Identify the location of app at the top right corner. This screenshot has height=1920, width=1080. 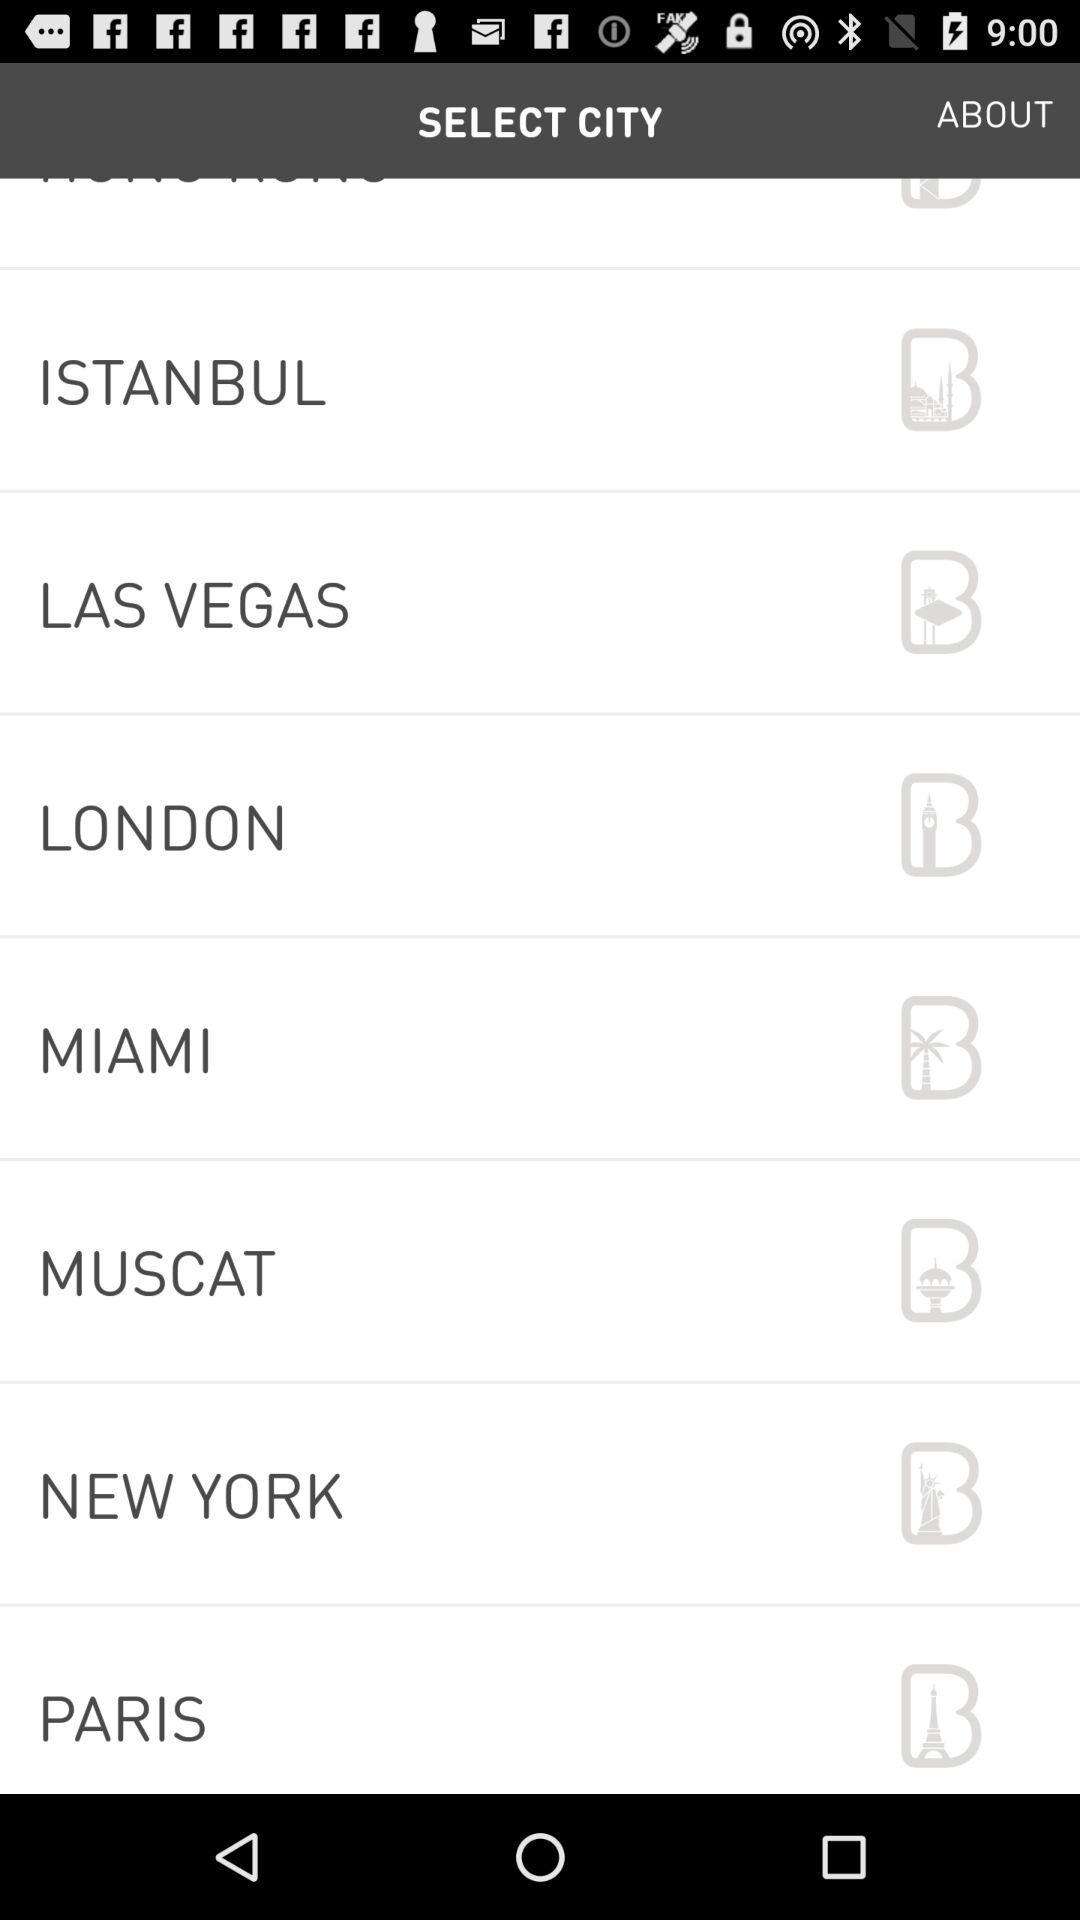
(995, 119).